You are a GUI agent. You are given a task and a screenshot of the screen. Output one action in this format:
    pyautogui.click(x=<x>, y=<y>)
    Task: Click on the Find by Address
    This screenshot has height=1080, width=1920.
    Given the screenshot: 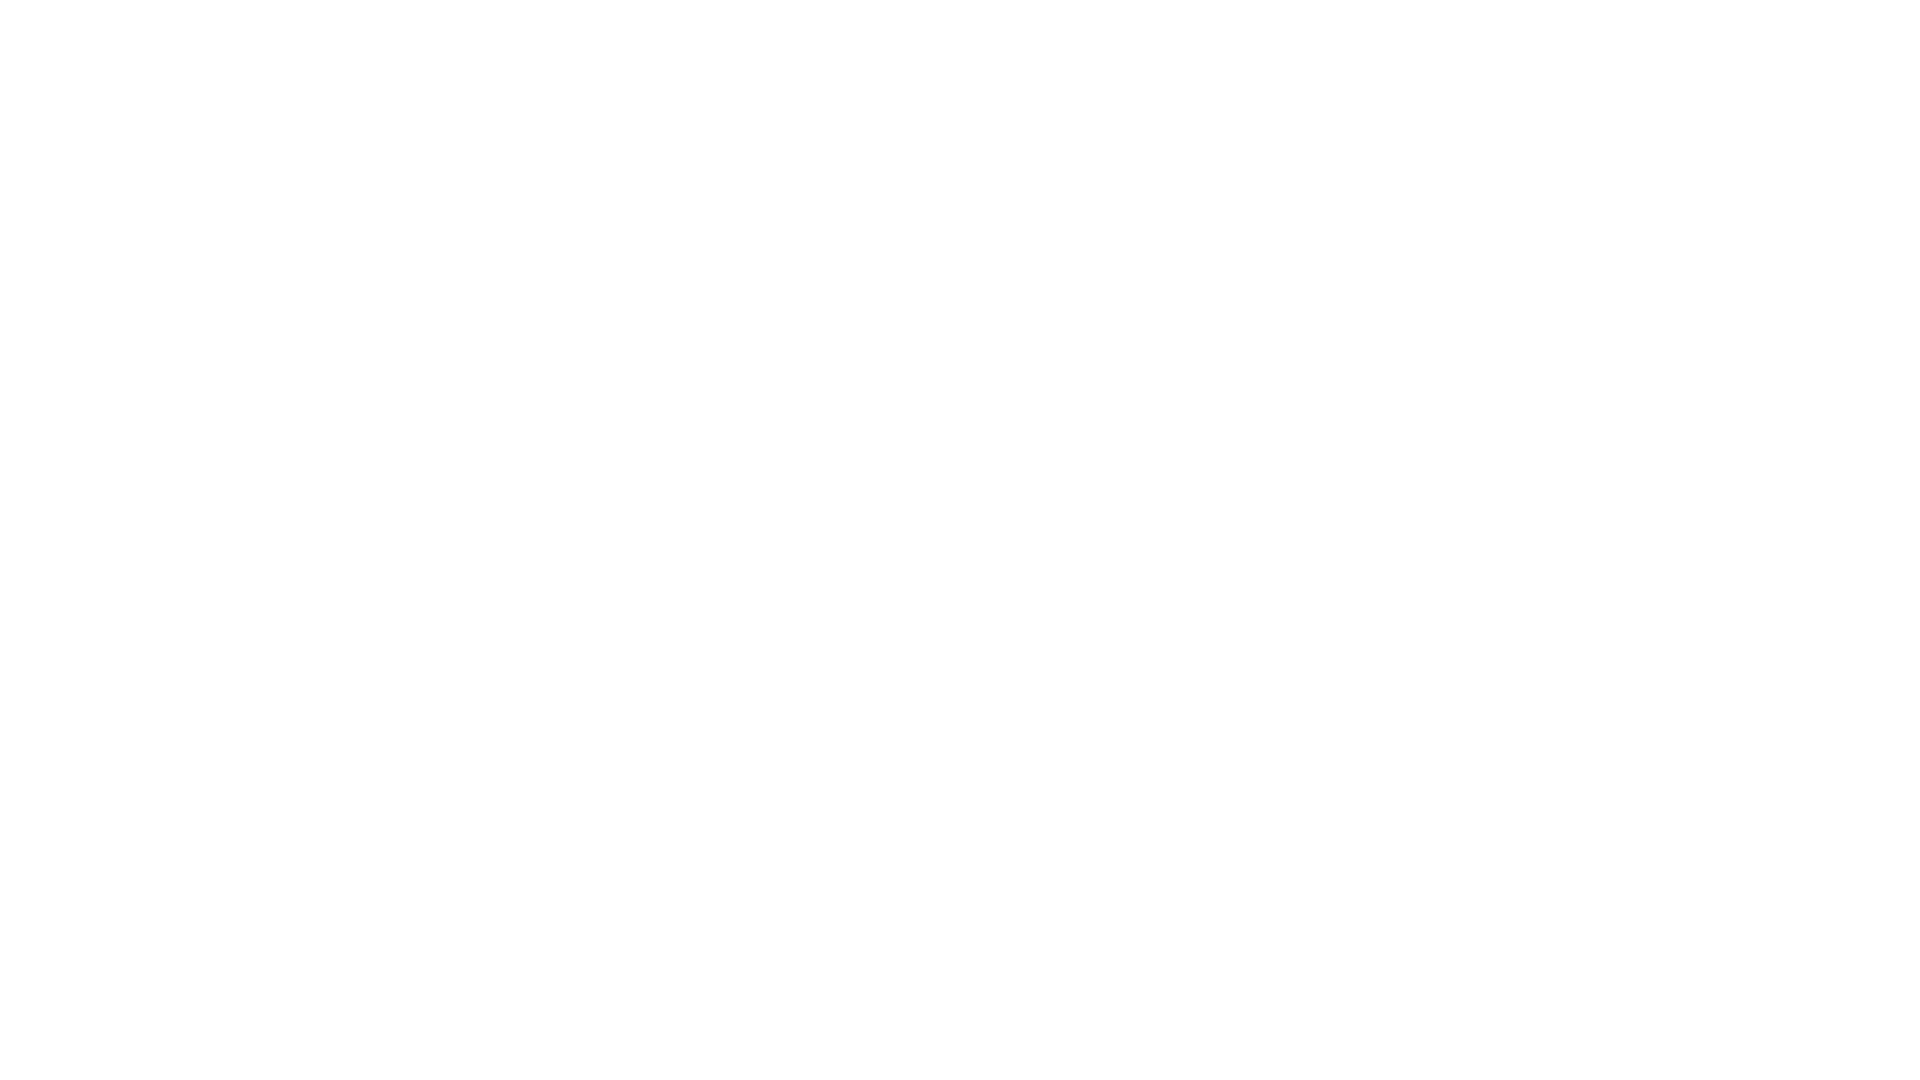 What is the action you would take?
    pyautogui.click(x=579, y=402)
    